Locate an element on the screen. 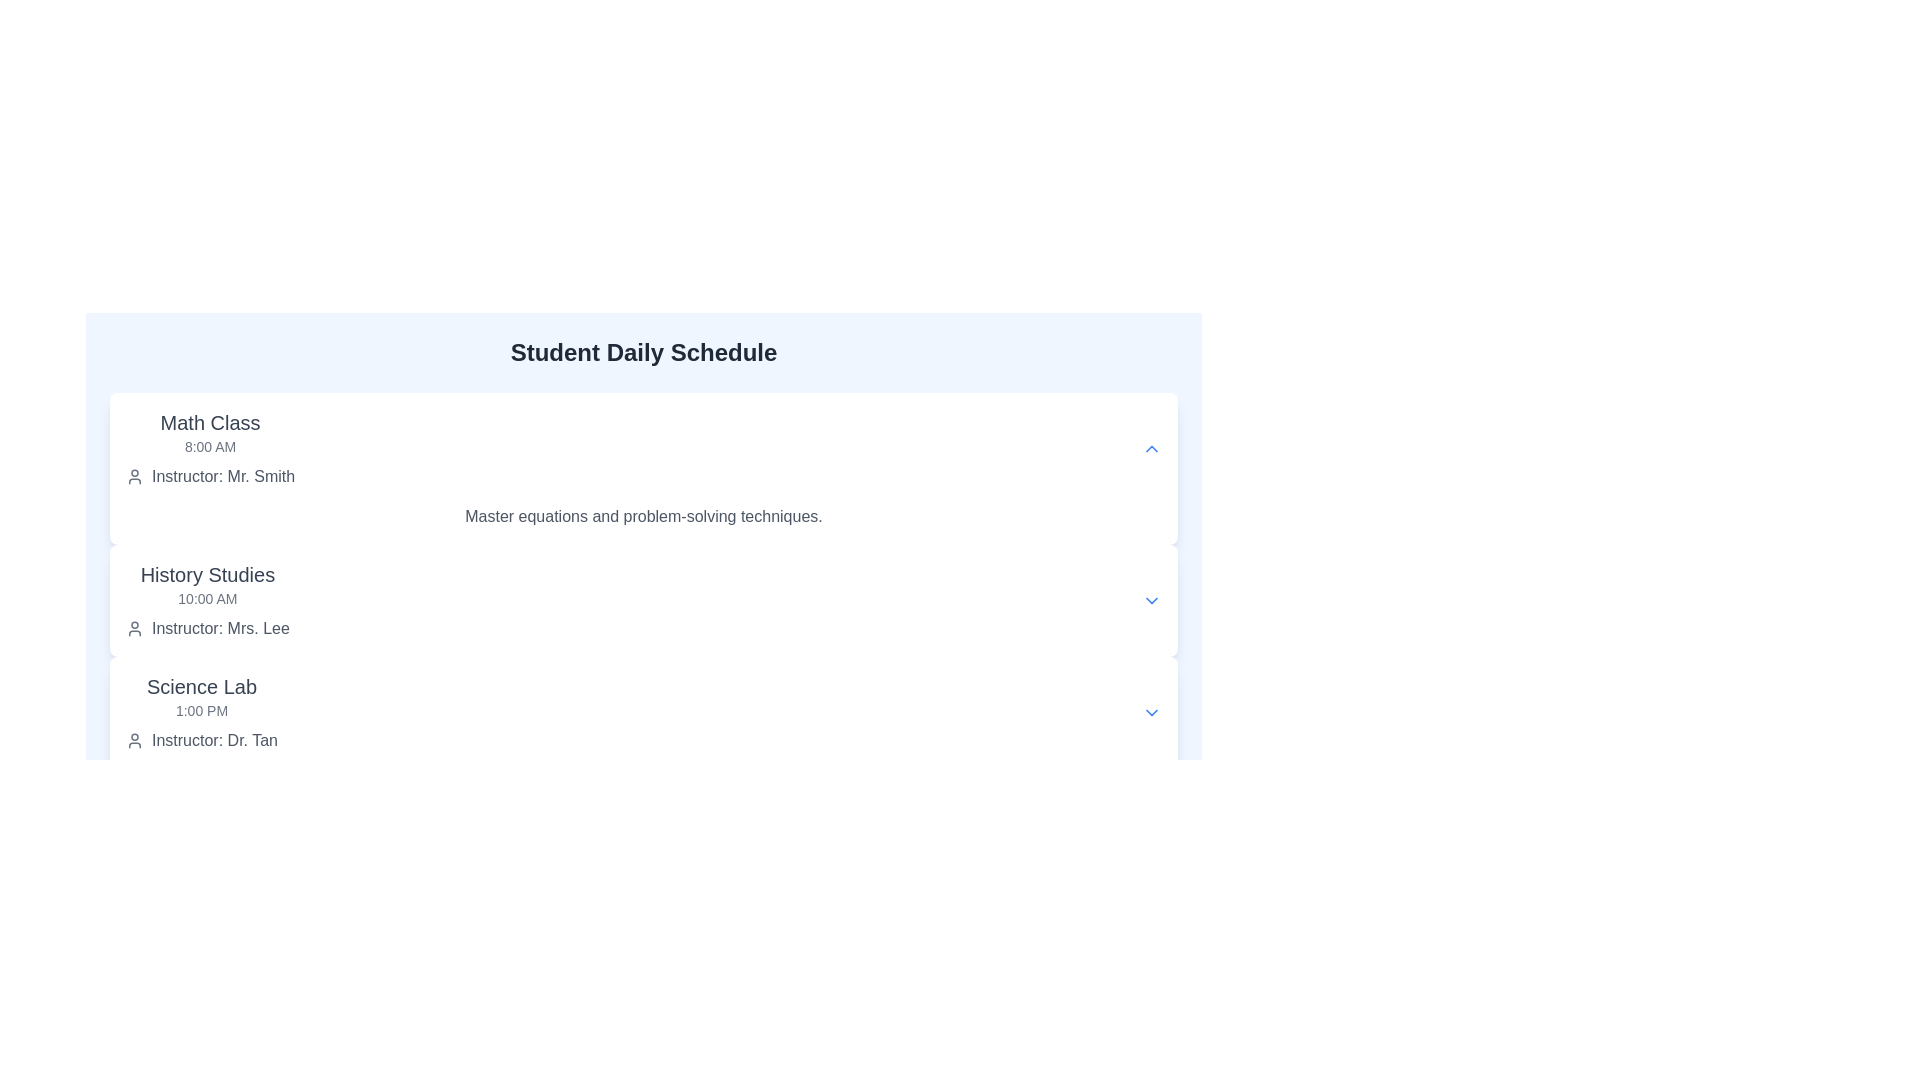  the text and icon combination that displays 'Instructor: Mr. Smith' located at the bottom of the 'Math Class' section under '8:00 AM' is located at coordinates (210, 477).